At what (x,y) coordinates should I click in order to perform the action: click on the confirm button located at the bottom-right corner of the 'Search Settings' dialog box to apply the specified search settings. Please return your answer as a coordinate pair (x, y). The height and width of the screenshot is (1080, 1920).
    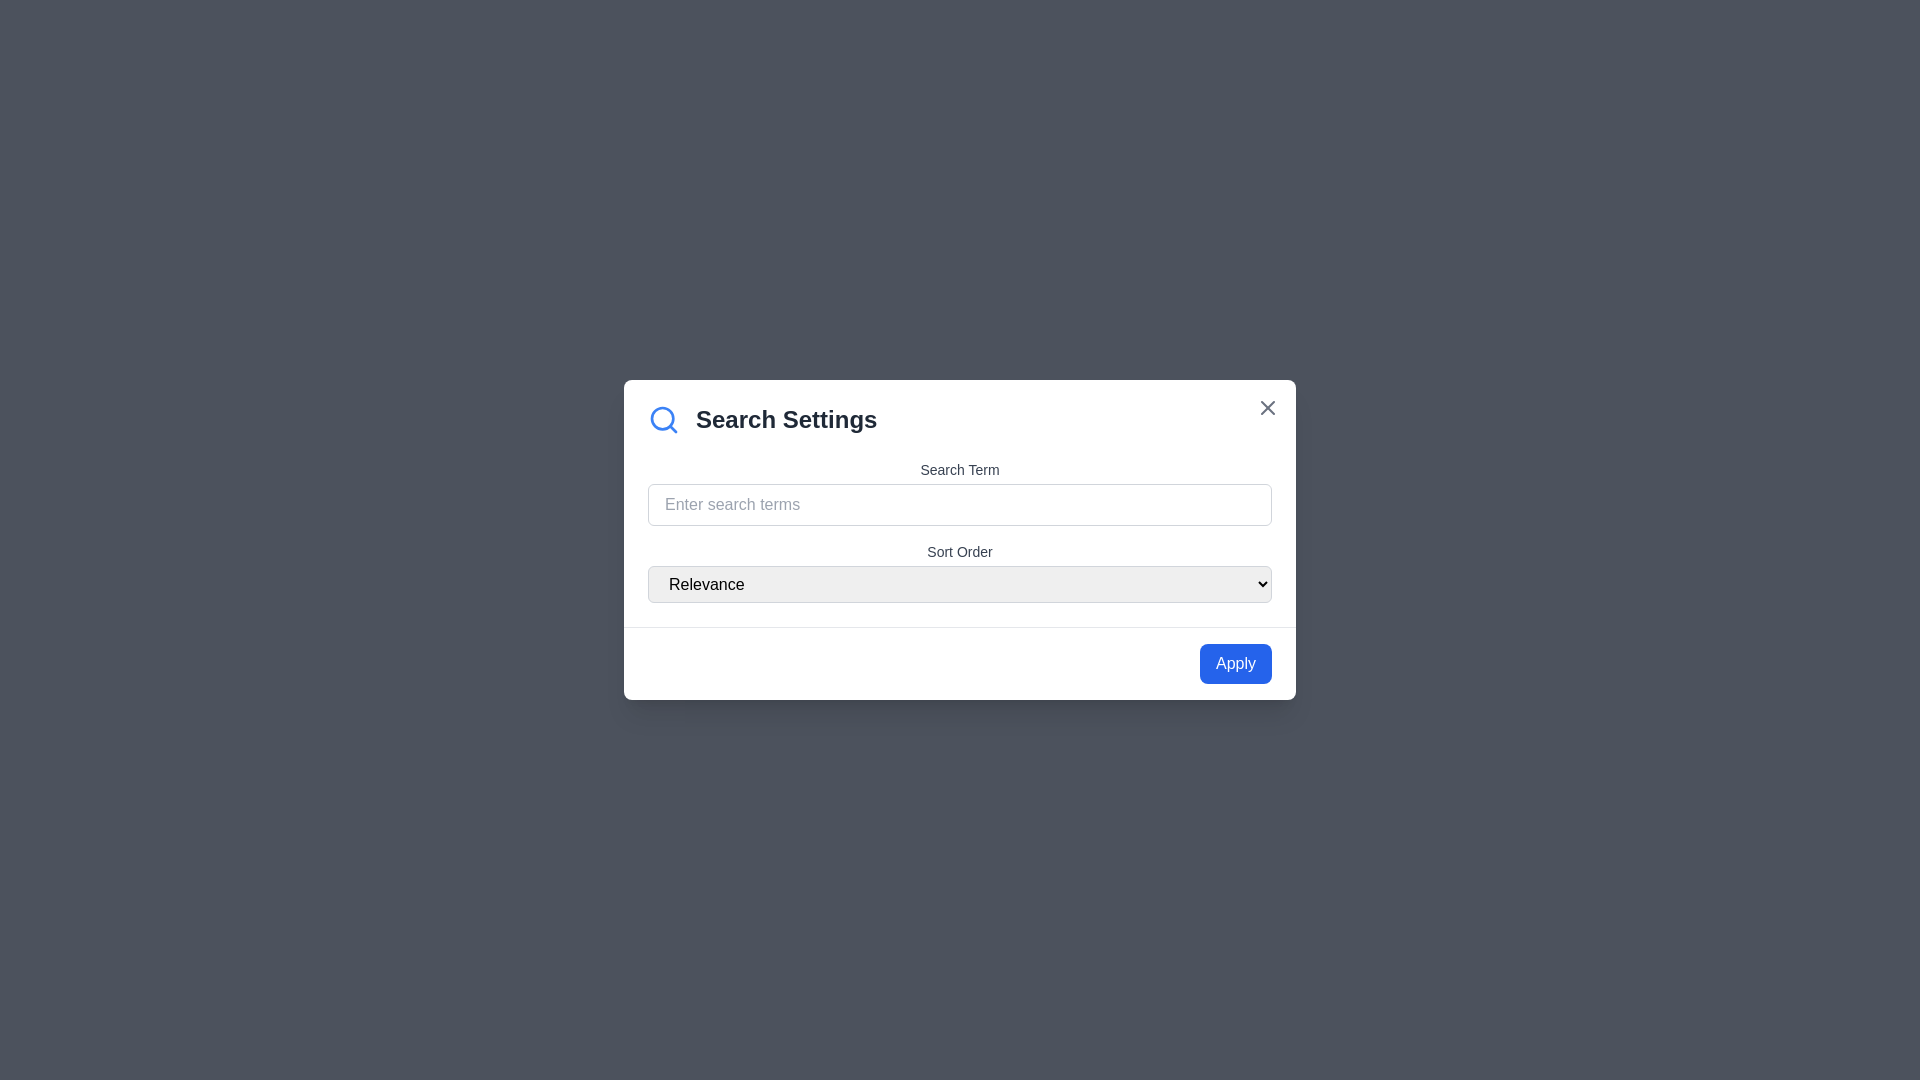
    Looking at the image, I should click on (1234, 663).